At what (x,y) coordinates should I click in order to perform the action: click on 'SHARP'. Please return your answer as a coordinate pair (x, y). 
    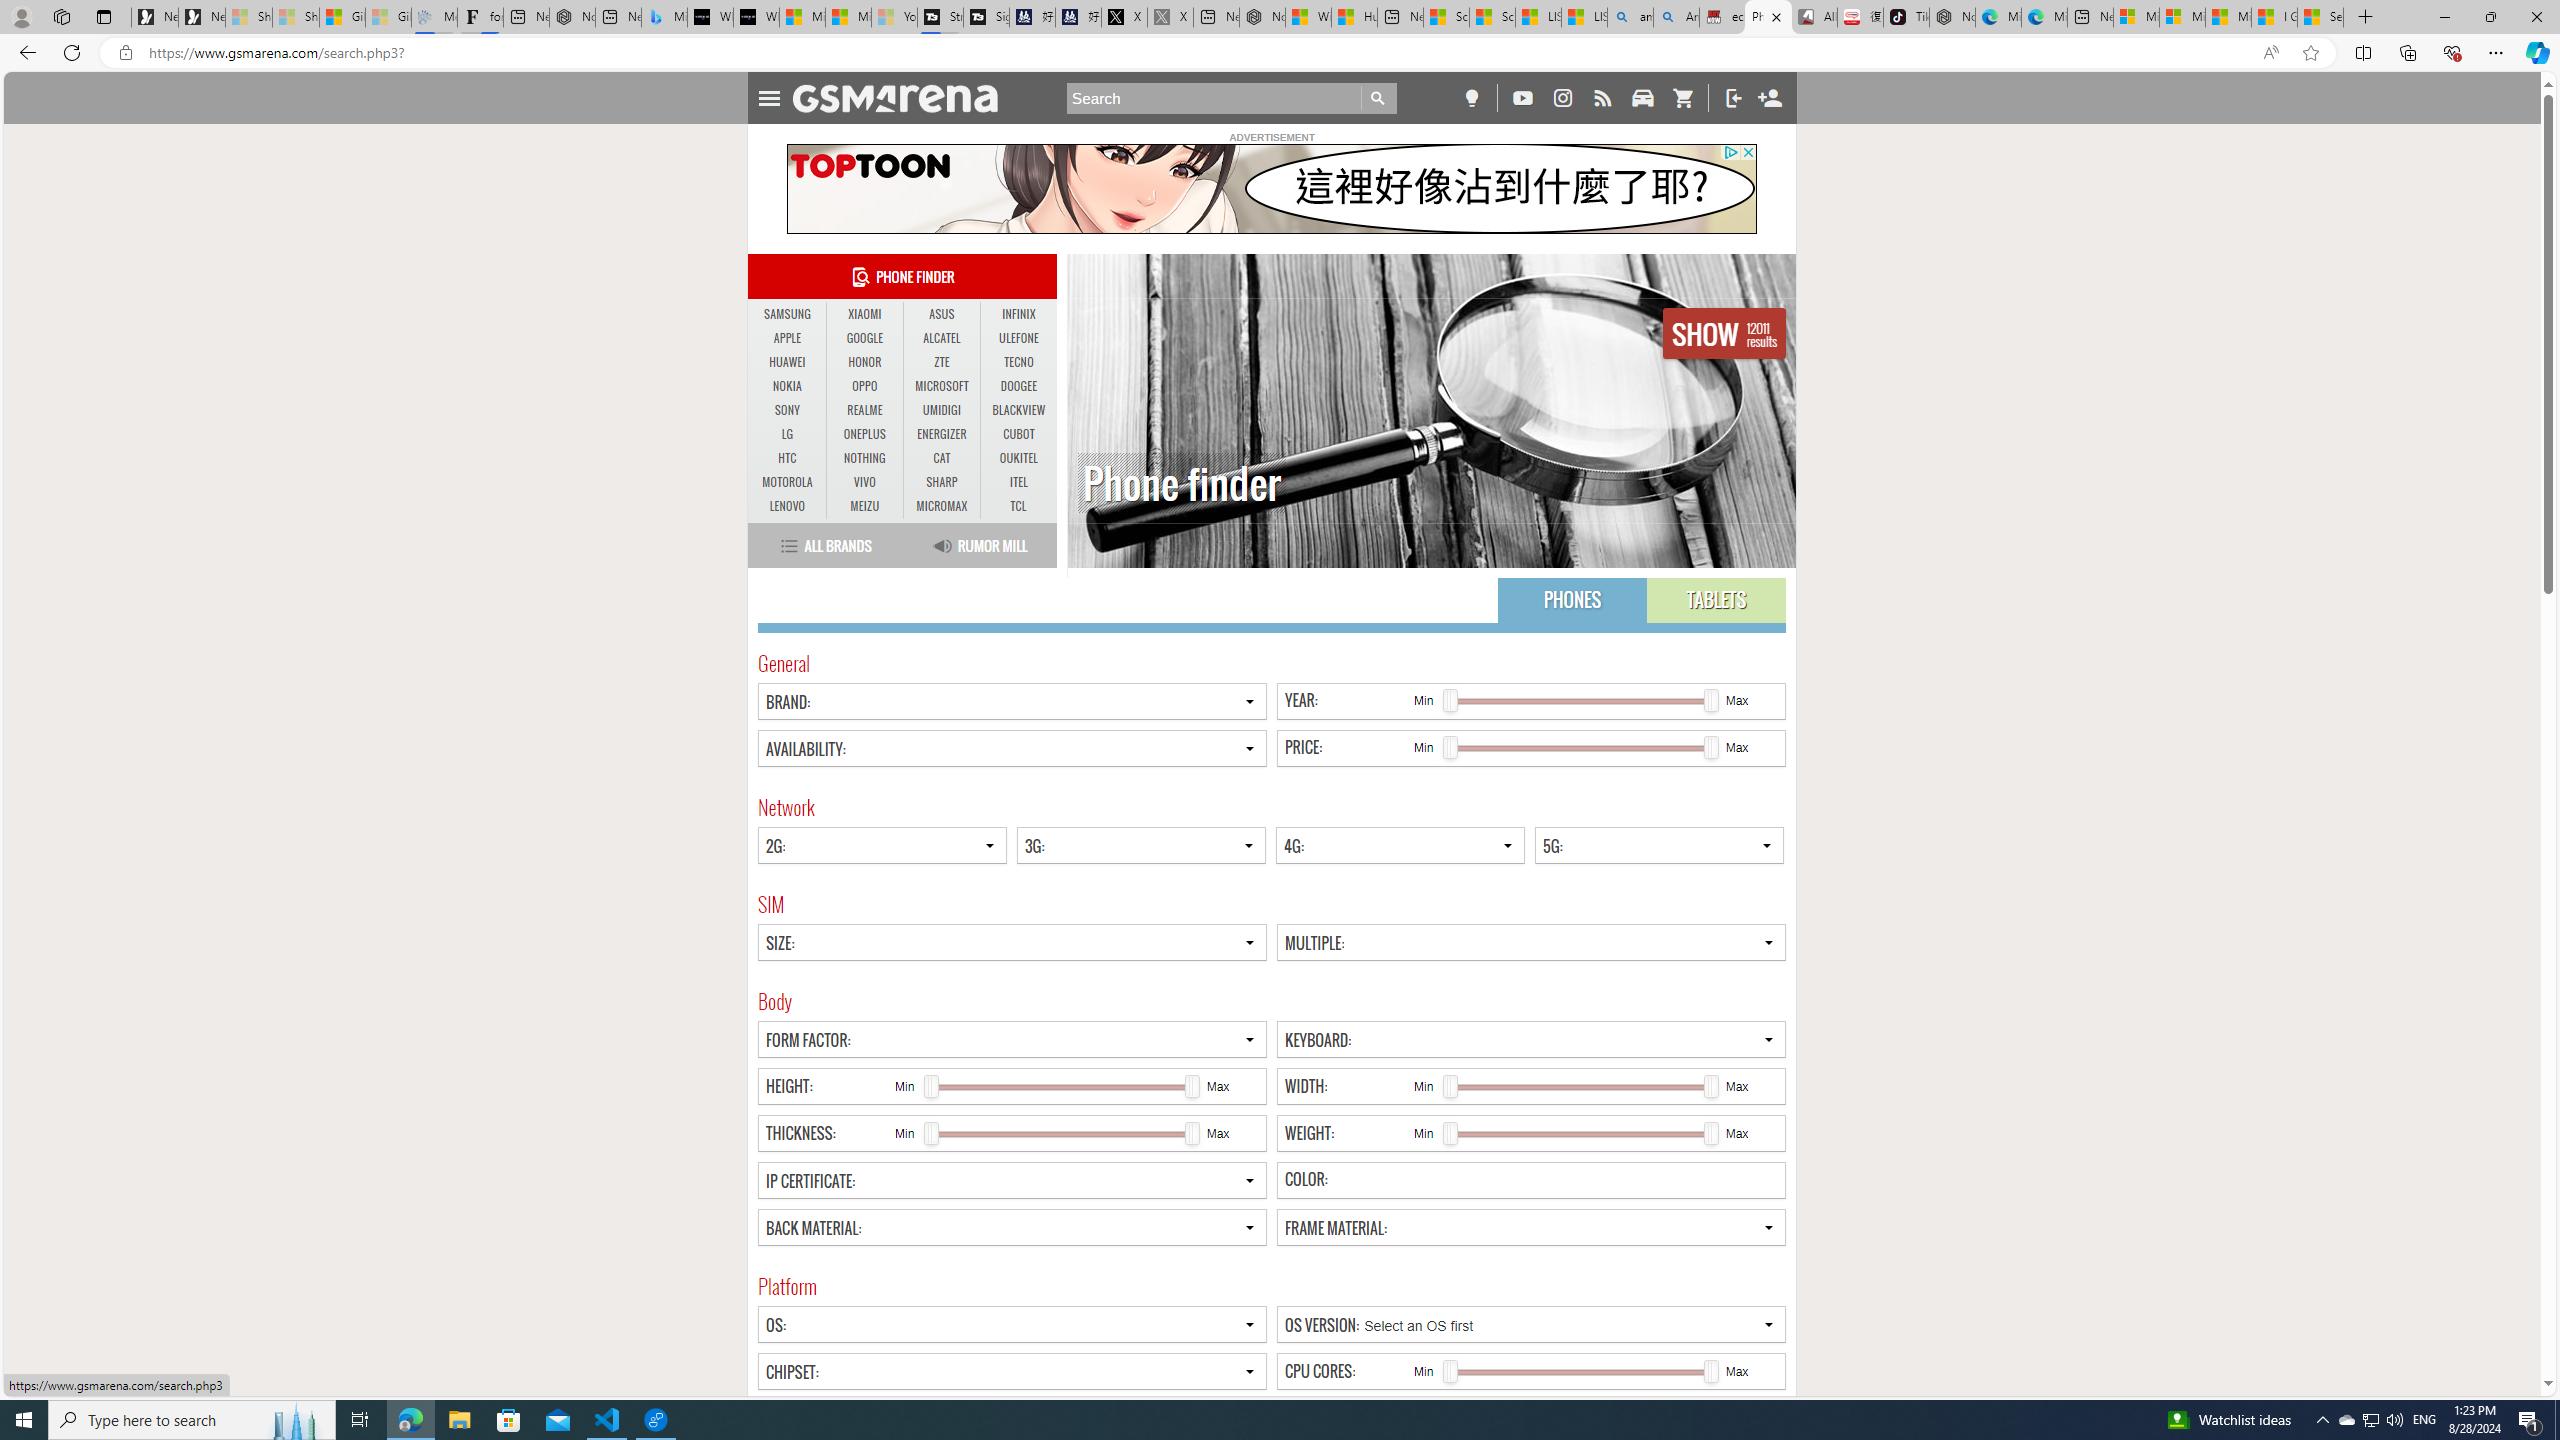
    Looking at the image, I should click on (941, 482).